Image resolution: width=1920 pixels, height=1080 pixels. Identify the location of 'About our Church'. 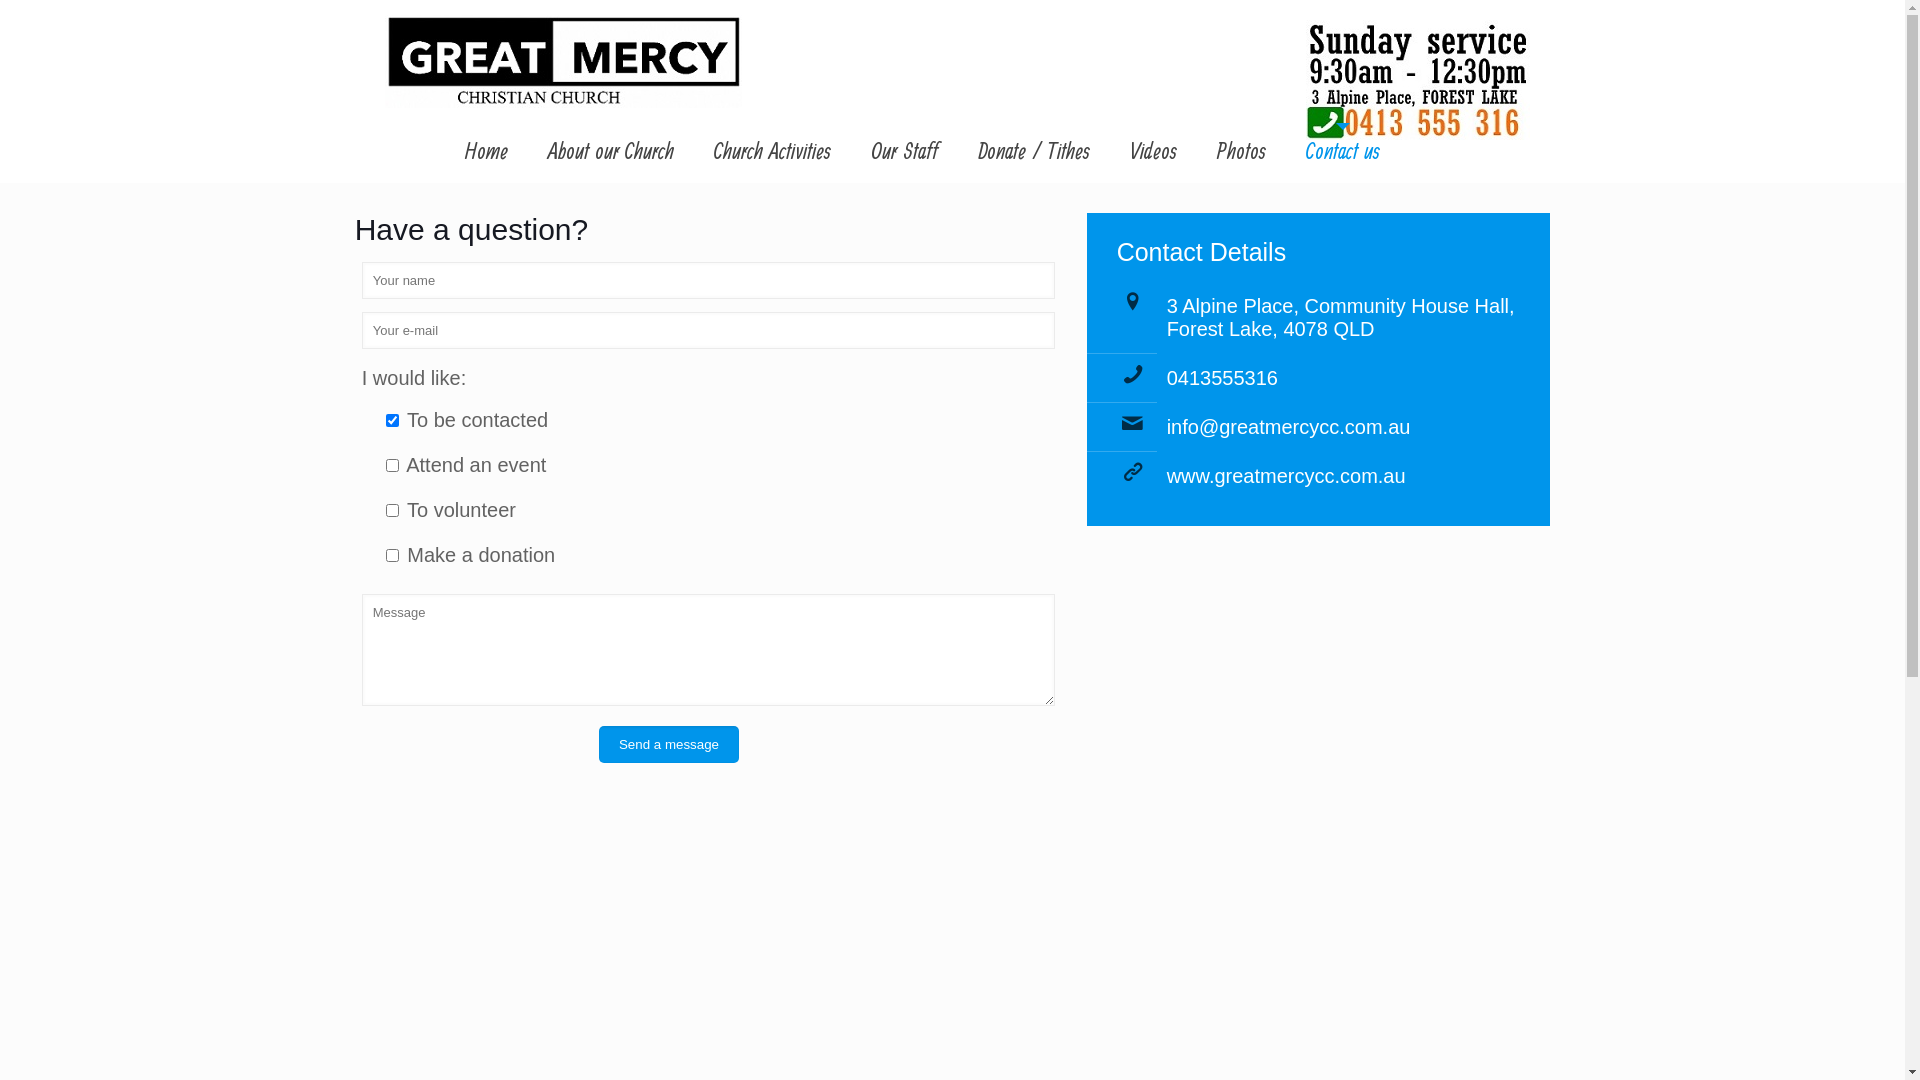
(609, 152).